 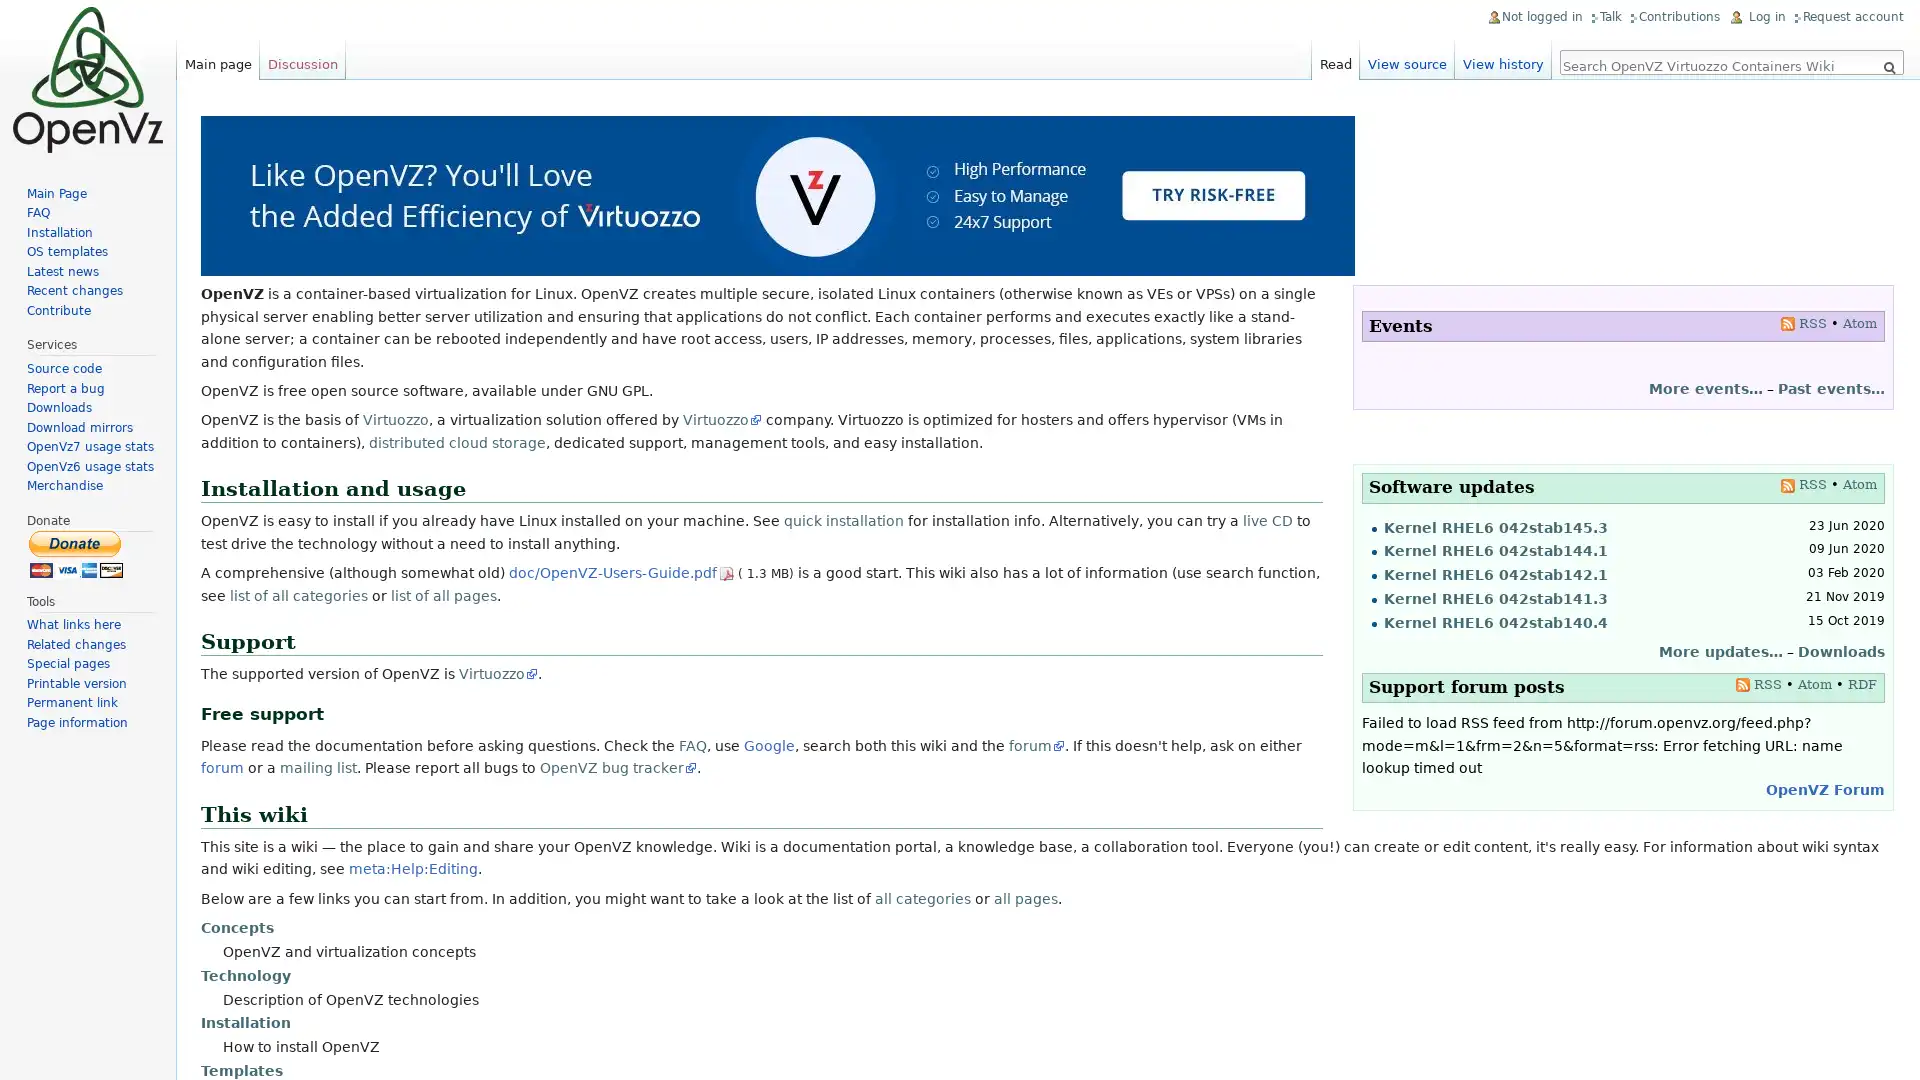 I want to click on PayPal - The safer, easier way to pay online!, so click(x=76, y=553).